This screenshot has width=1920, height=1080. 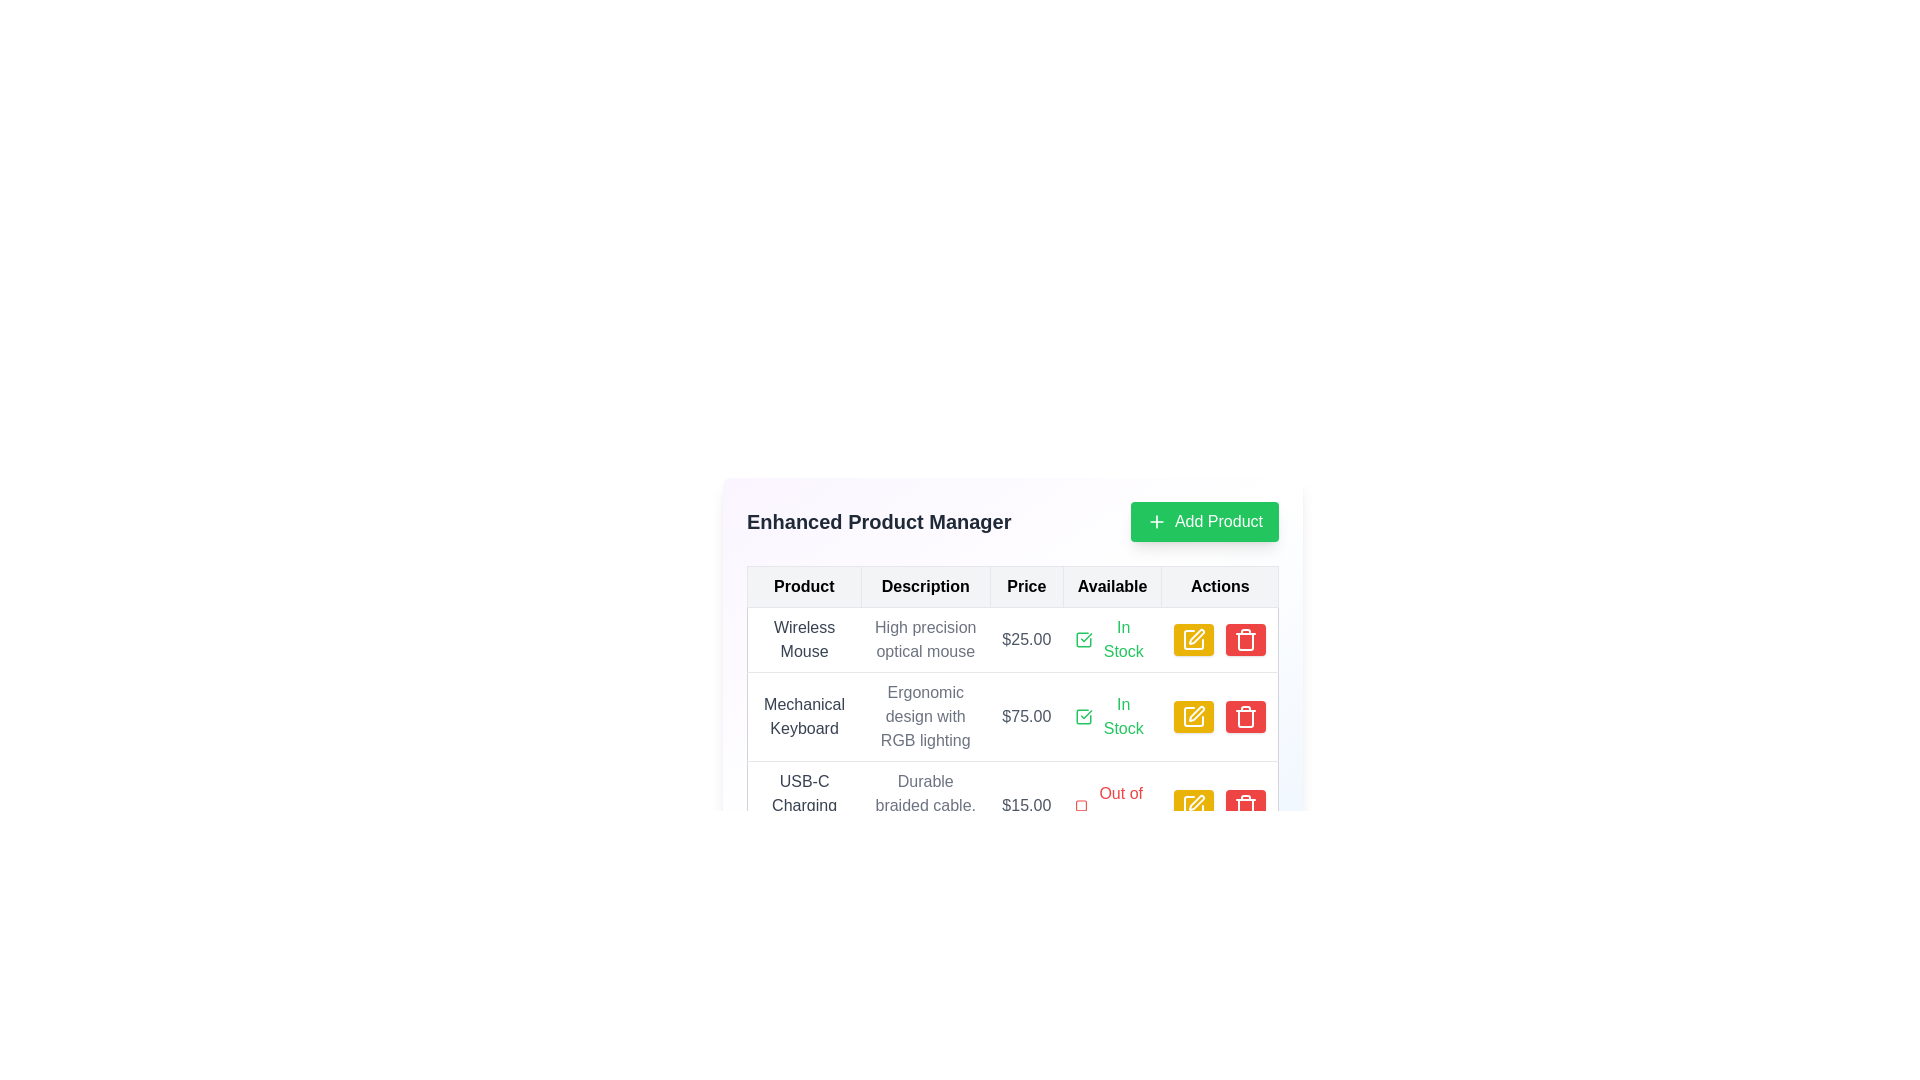 What do you see at coordinates (1194, 716) in the screenshot?
I see `the yellow square icon button with a pen overlayed, located in the 'Actions' column of the second row in the product table` at bounding box center [1194, 716].